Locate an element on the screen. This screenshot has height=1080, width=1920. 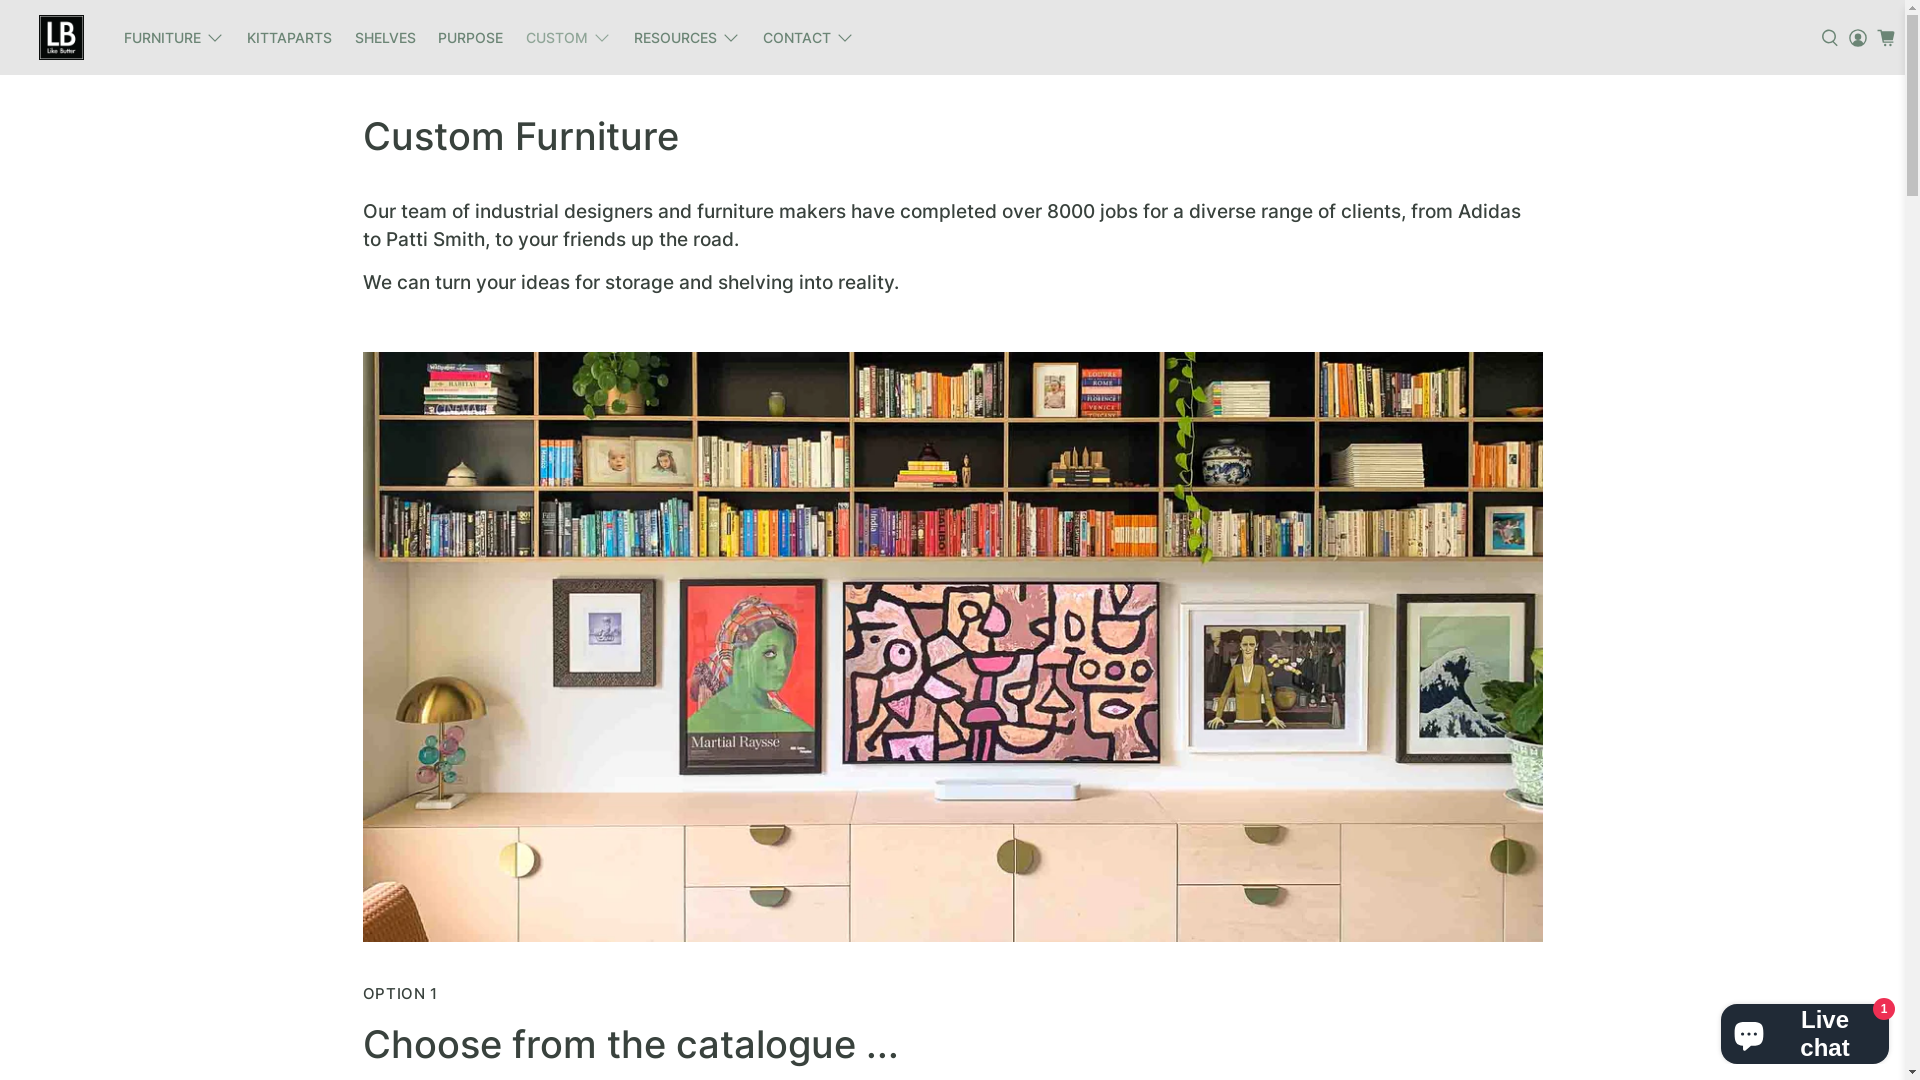
'FURNITURE' is located at coordinates (173, 37).